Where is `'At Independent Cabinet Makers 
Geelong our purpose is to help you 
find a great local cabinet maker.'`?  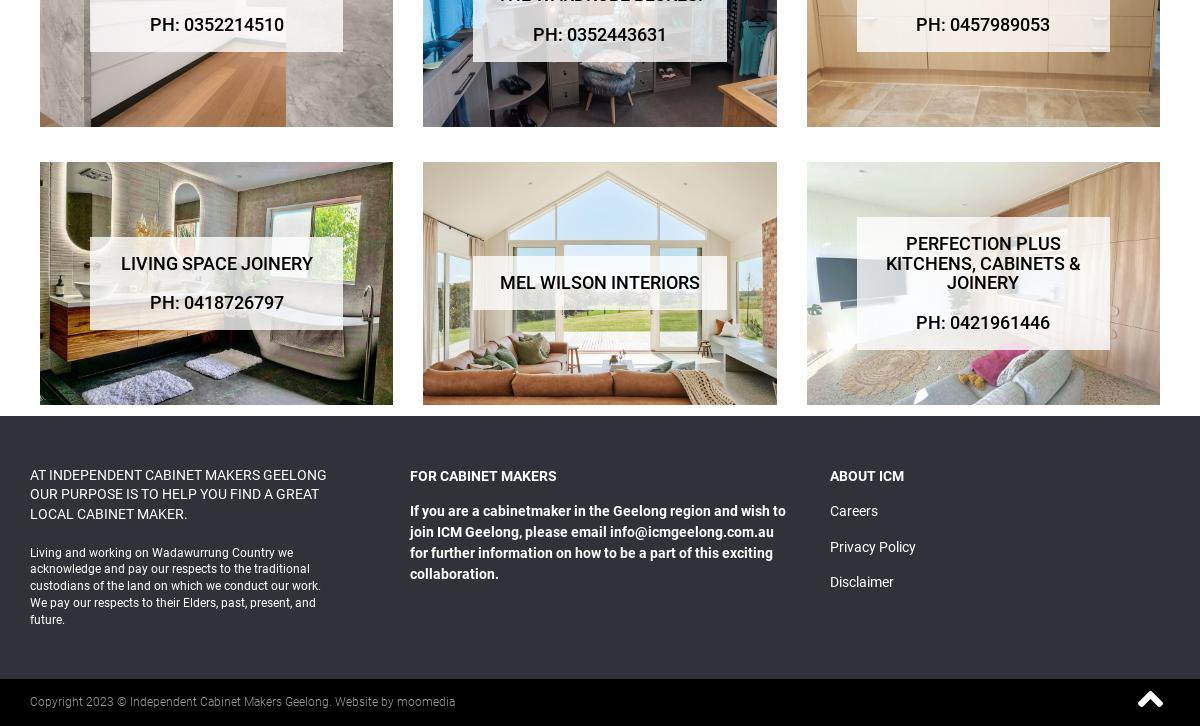
'At Independent Cabinet Makers 
Geelong our purpose is to help you 
find a great local cabinet maker.' is located at coordinates (177, 493).